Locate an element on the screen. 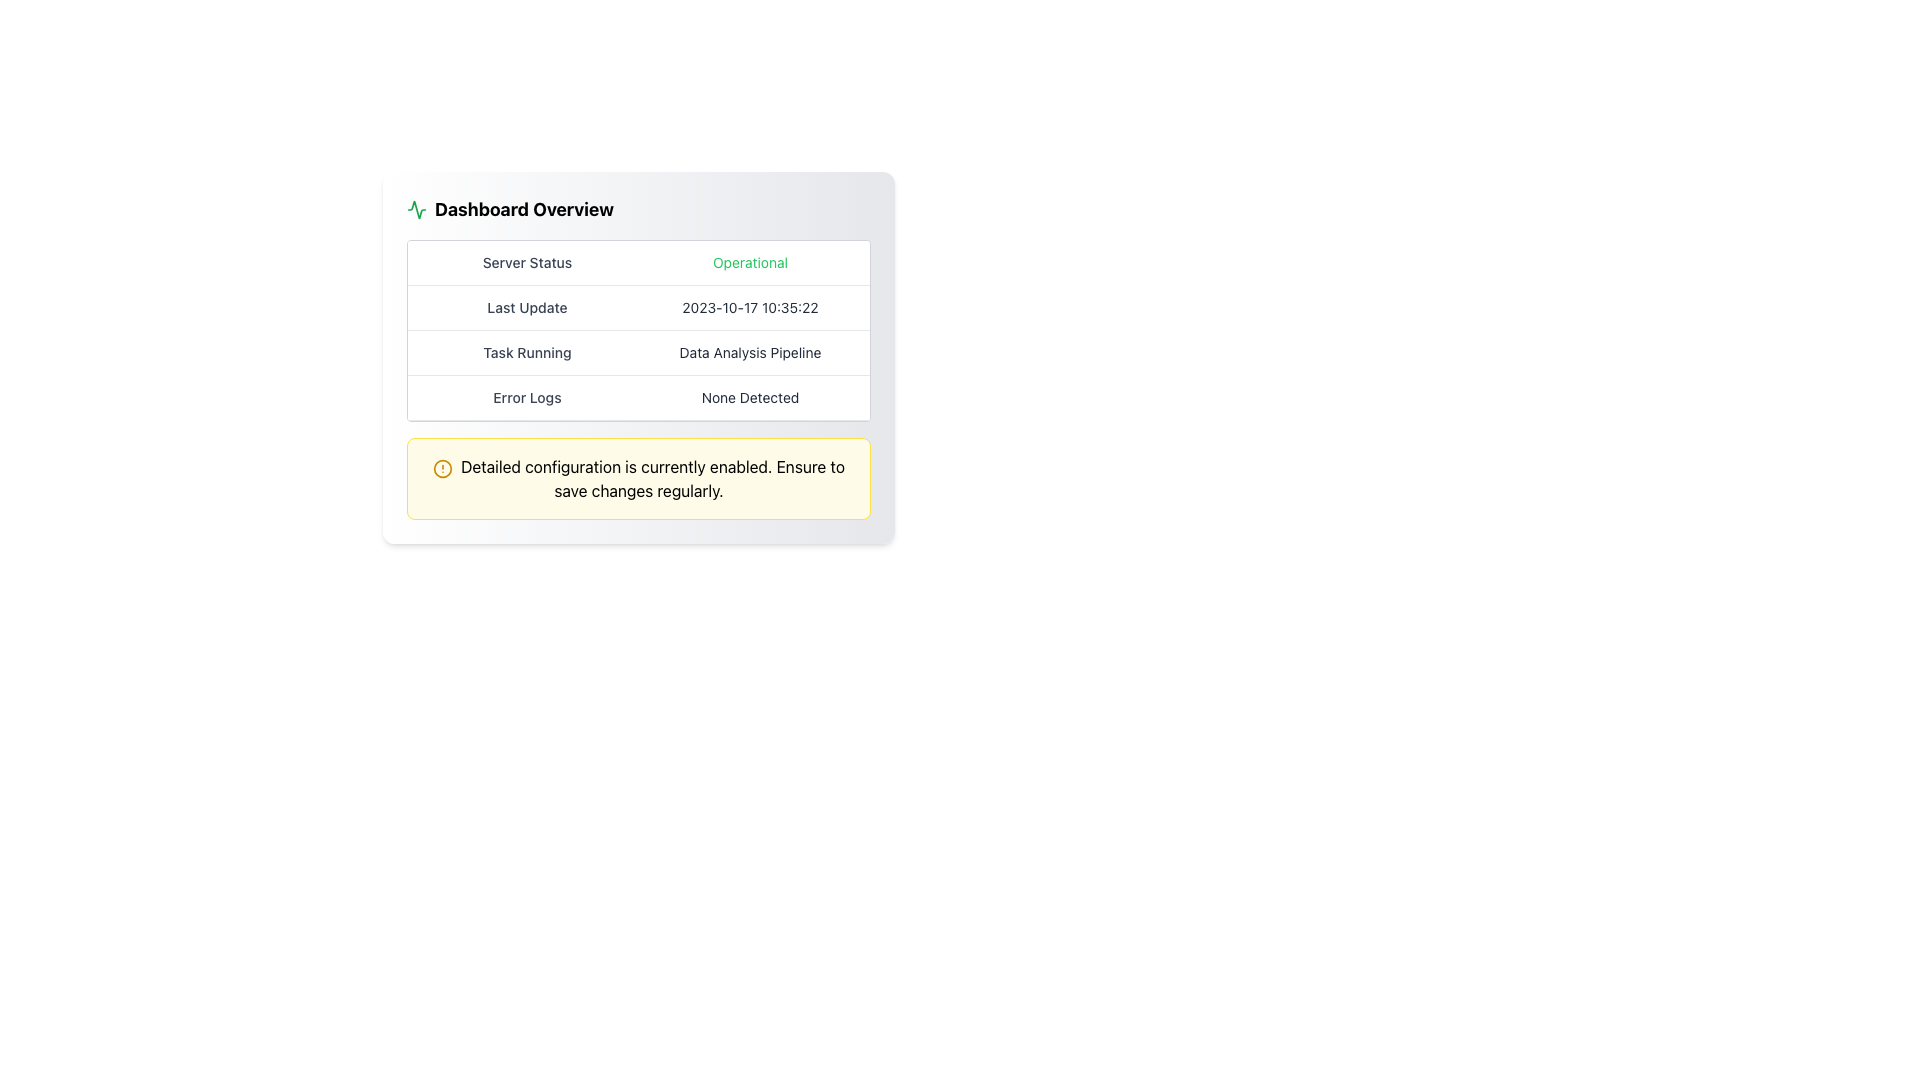  the static text label displaying 'Error Logs', which is aligned to the left in a table-like grid structure, below the 'Task Running' row is located at coordinates (527, 397).